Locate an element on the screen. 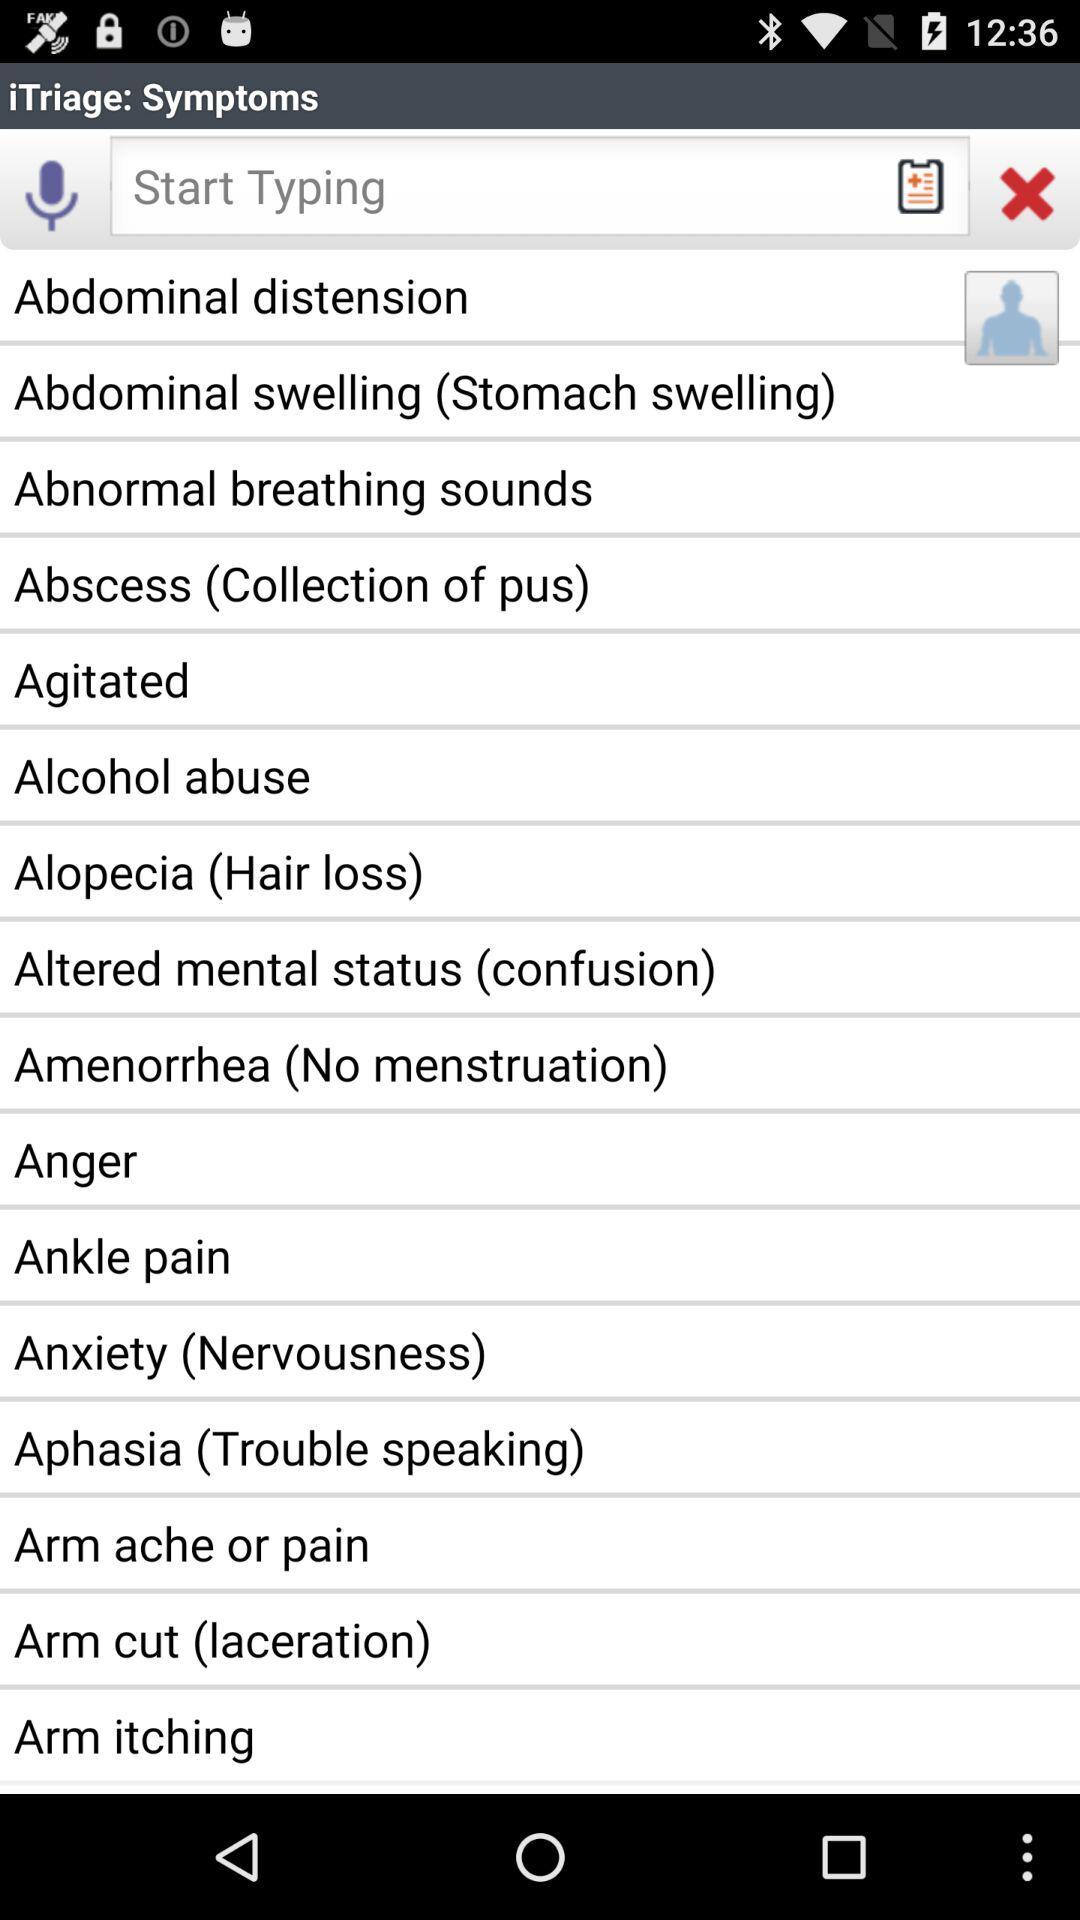 This screenshot has width=1080, height=1920. the ankle pain app is located at coordinates (540, 1254).